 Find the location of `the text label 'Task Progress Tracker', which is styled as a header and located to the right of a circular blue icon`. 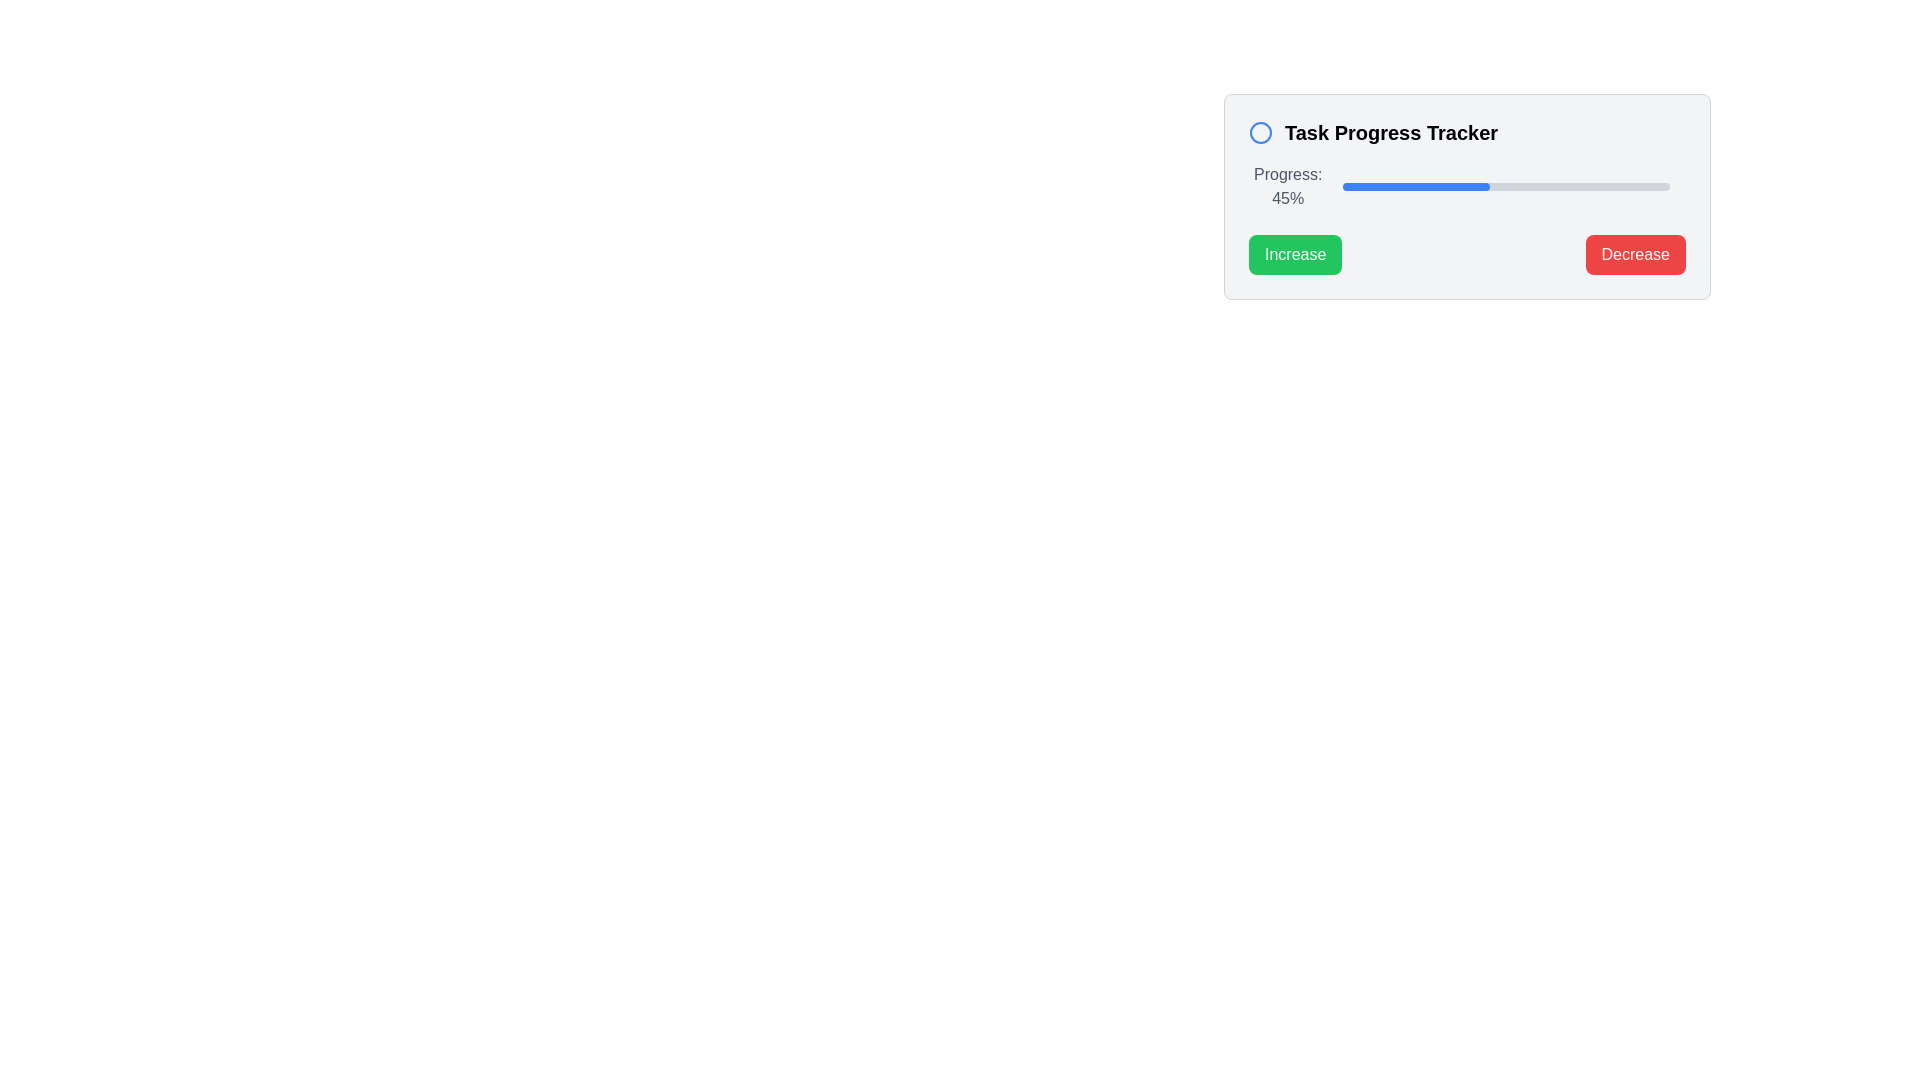

the text label 'Task Progress Tracker', which is styled as a header and located to the right of a circular blue icon is located at coordinates (1390, 132).